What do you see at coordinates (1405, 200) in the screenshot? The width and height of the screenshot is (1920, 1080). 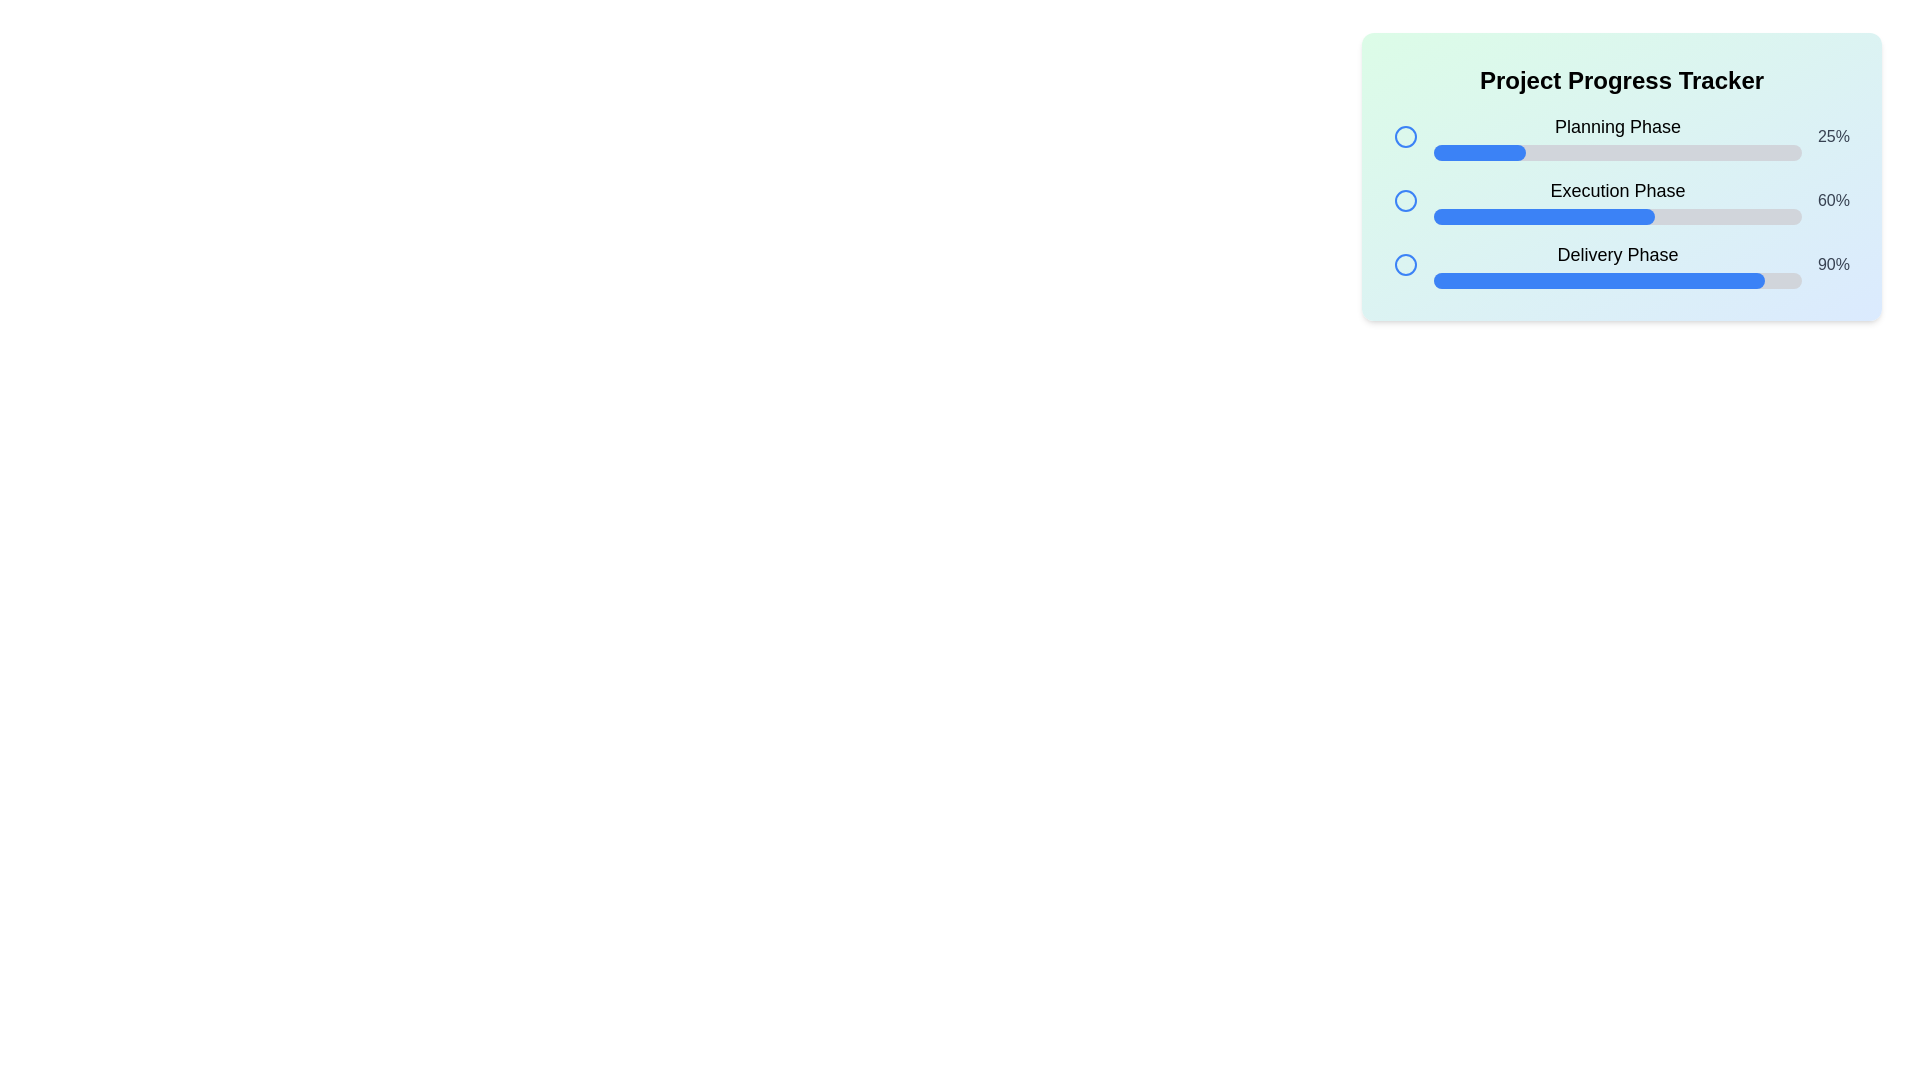 I see `circular indicator icon representing the 'Execution Phase' located to the left of the text label 'Execution Phase'` at bounding box center [1405, 200].